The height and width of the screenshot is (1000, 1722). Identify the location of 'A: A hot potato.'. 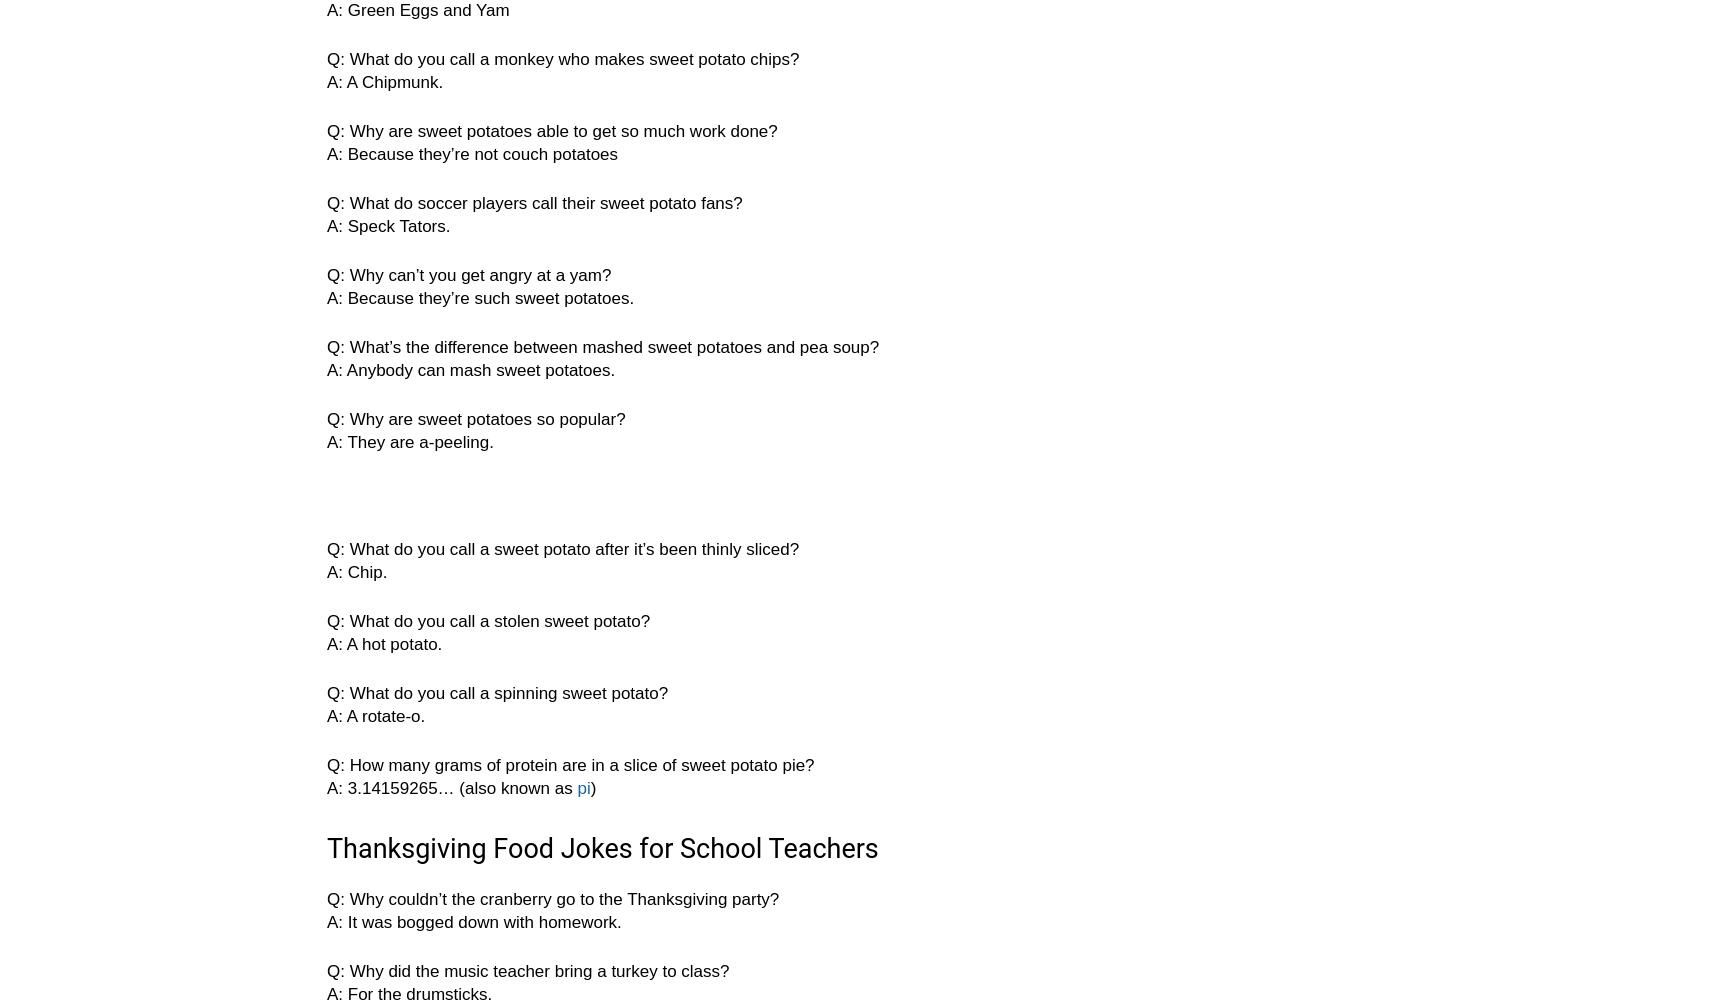
(384, 644).